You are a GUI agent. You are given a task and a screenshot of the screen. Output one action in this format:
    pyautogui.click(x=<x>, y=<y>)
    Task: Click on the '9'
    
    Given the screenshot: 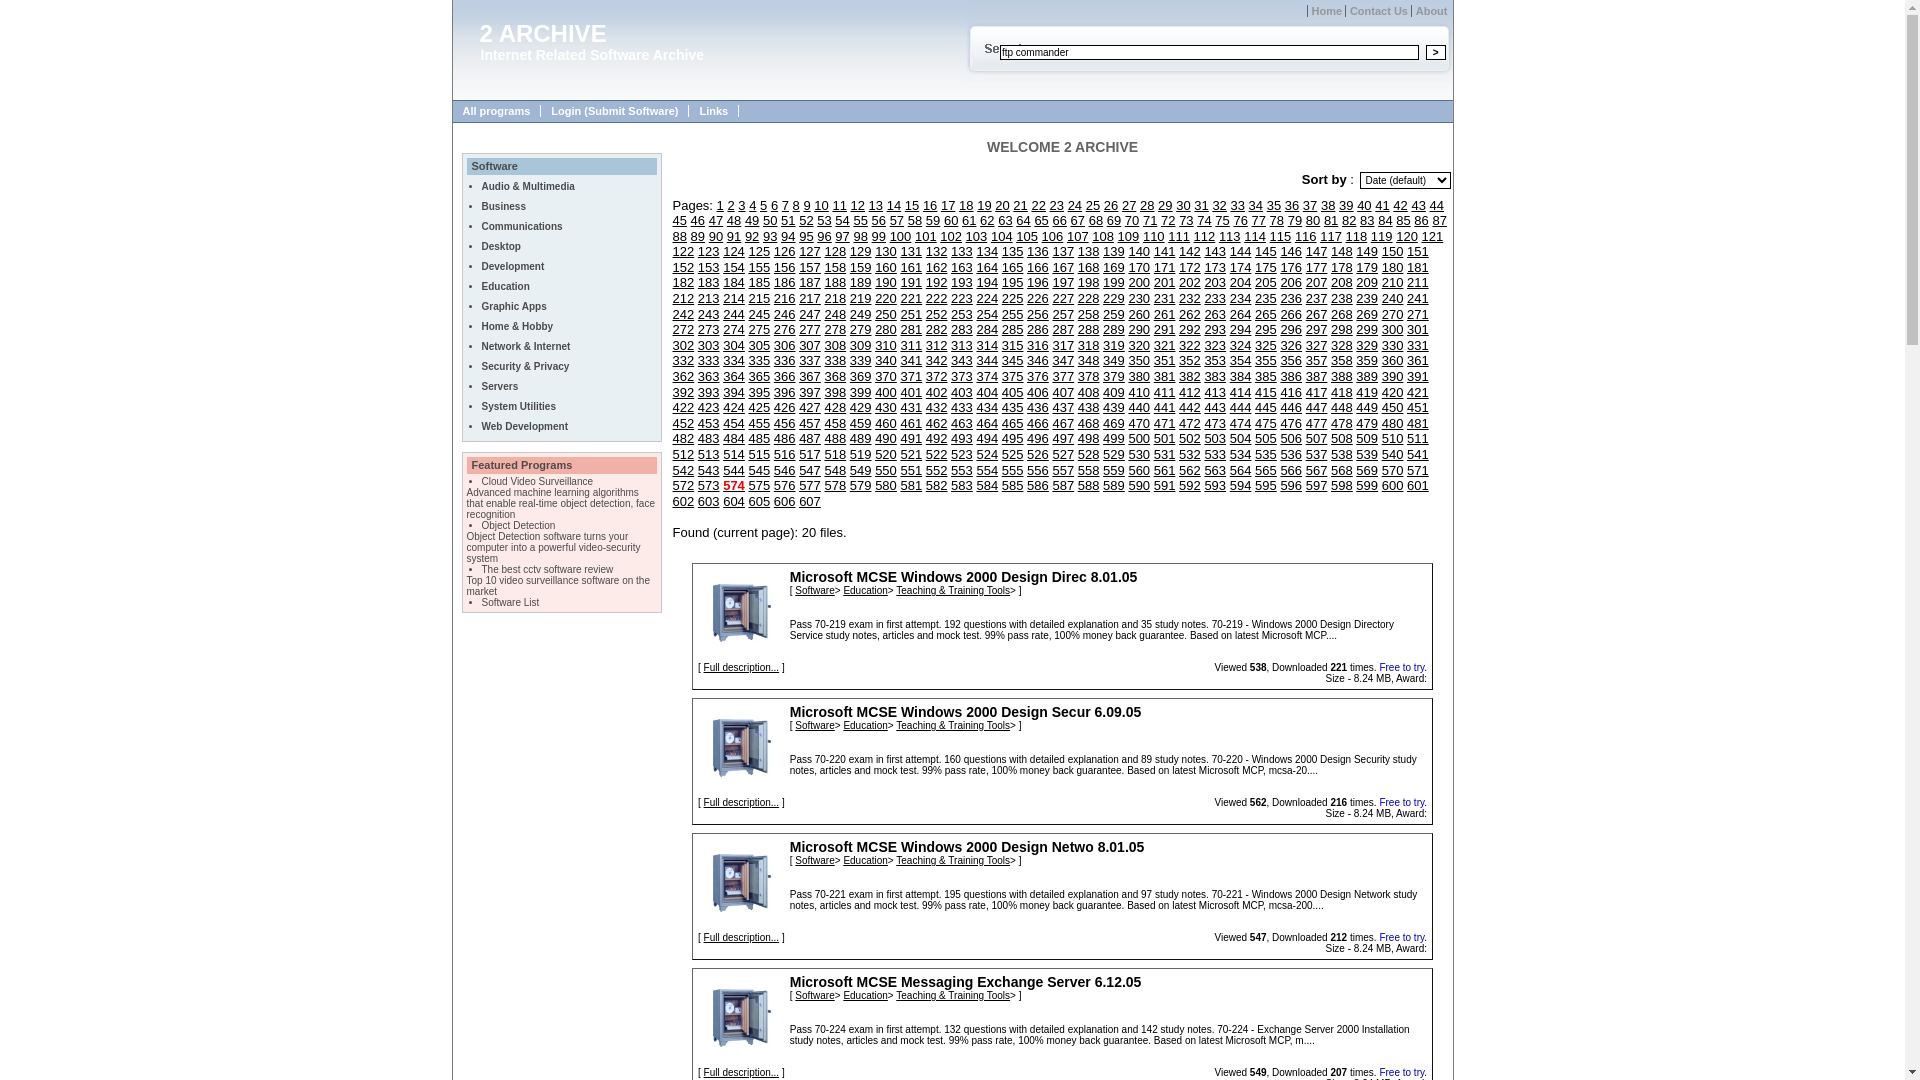 What is the action you would take?
    pyautogui.click(x=806, y=205)
    